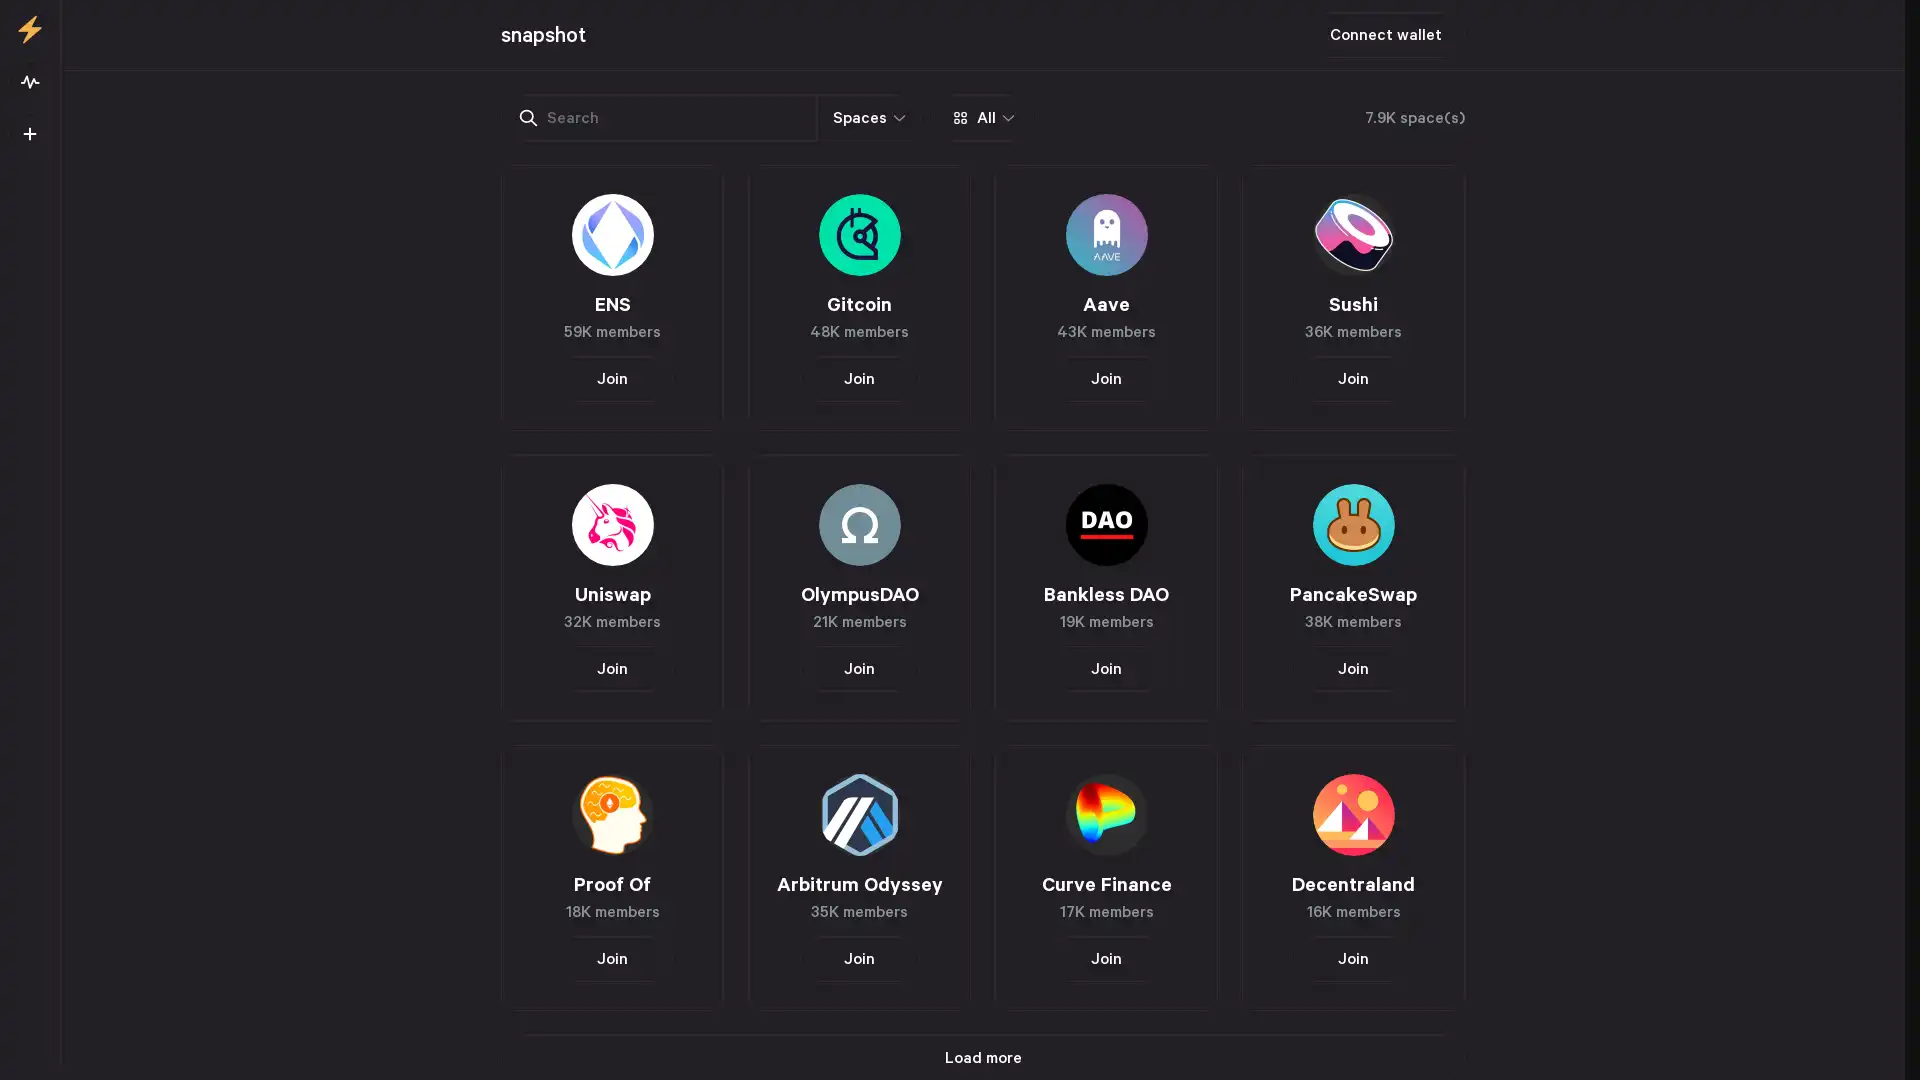 The width and height of the screenshot is (1920, 1080). What do you see at coordinates (980, 118) in the screenshot?
I see `All` at bounding box center [980, 118].